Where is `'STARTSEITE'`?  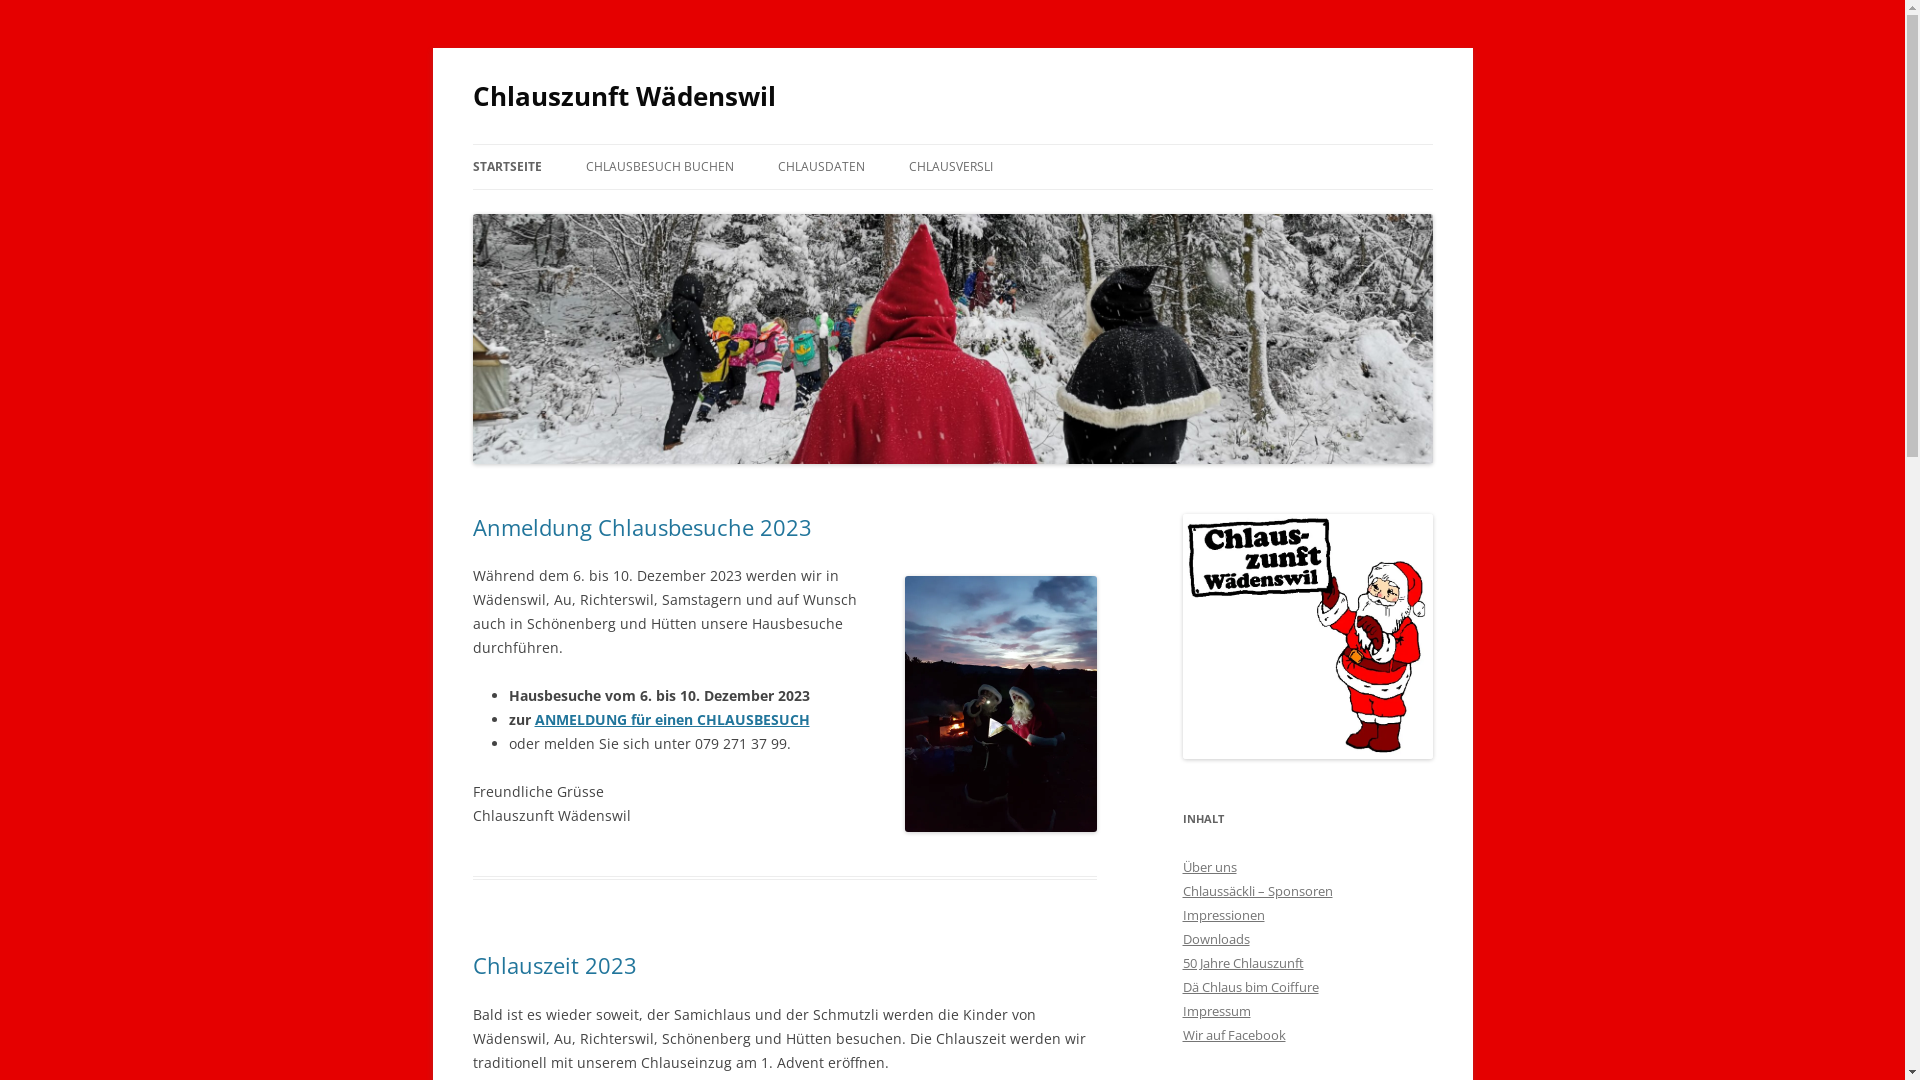 'STARTSEITE' is located at coordinates (506, 165).